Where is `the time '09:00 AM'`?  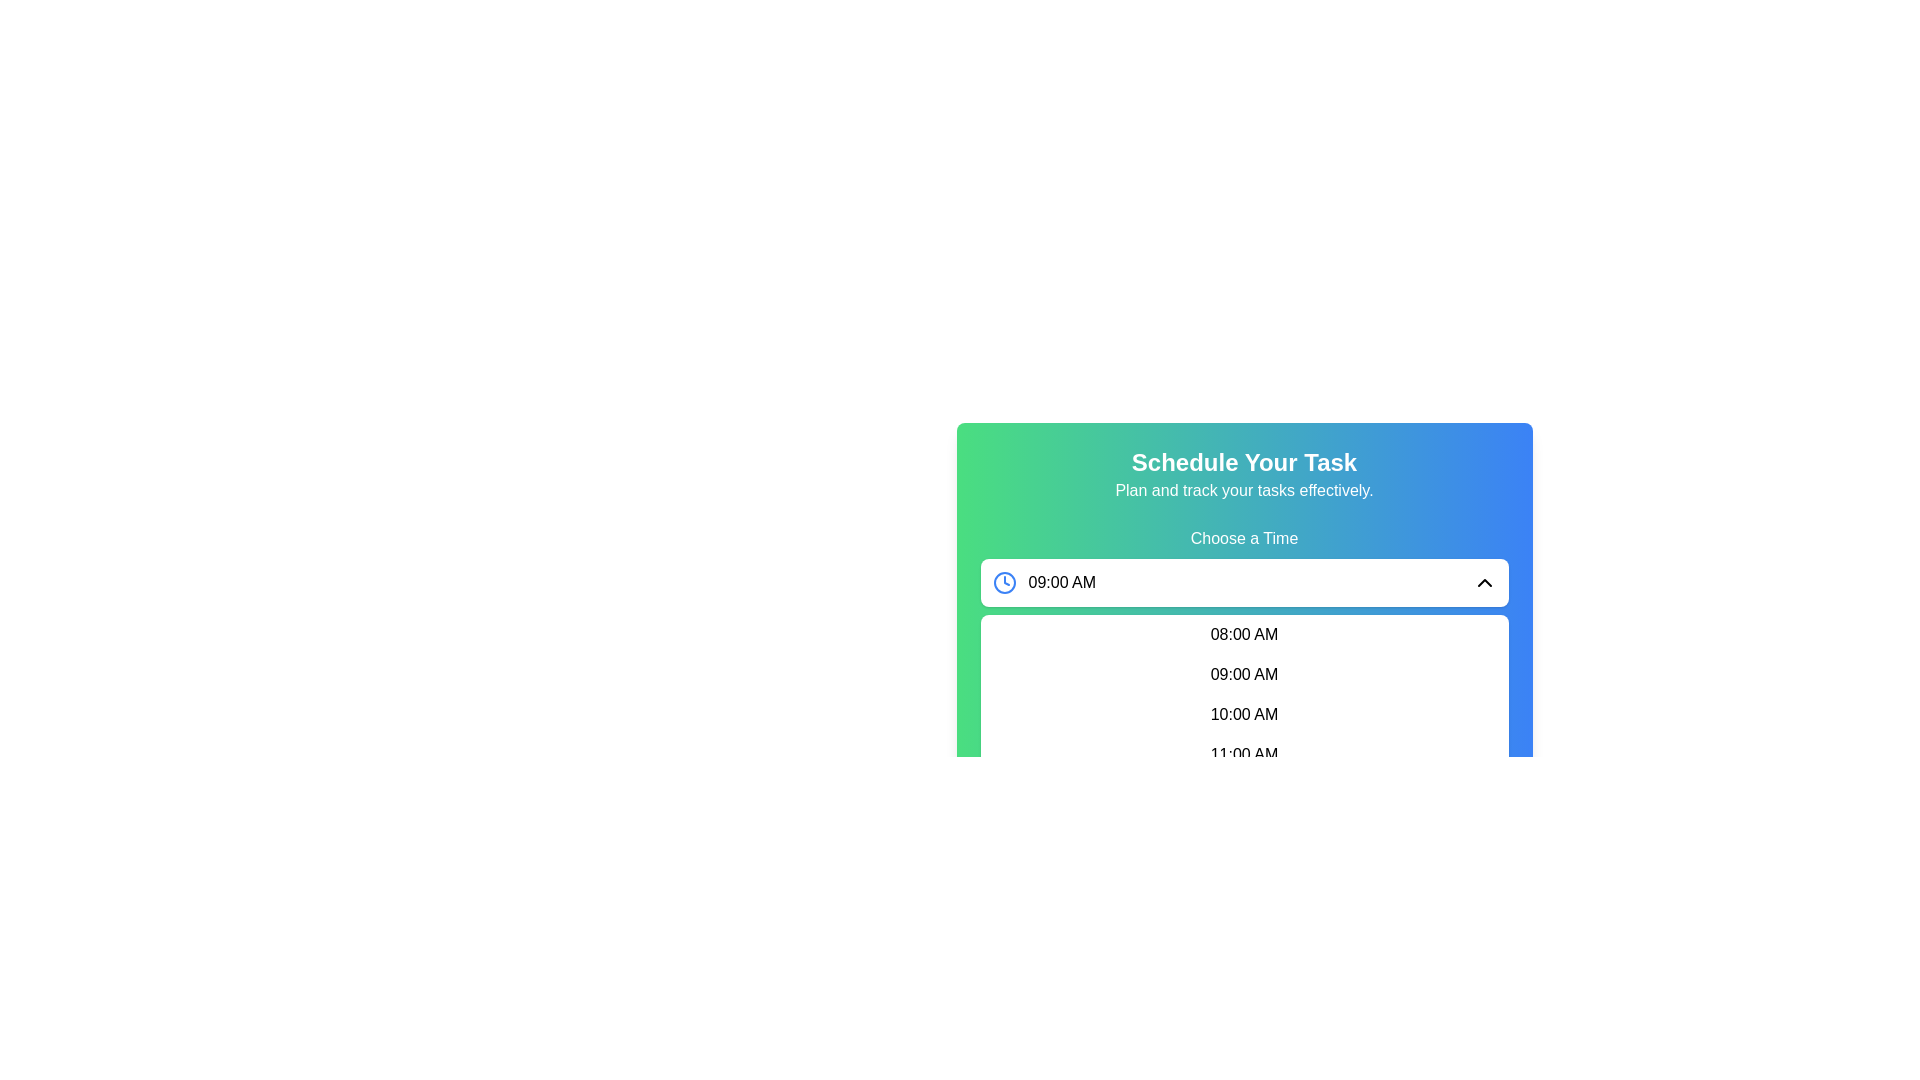 the time '09:00 AM' is located at coordinates (1243, 675).